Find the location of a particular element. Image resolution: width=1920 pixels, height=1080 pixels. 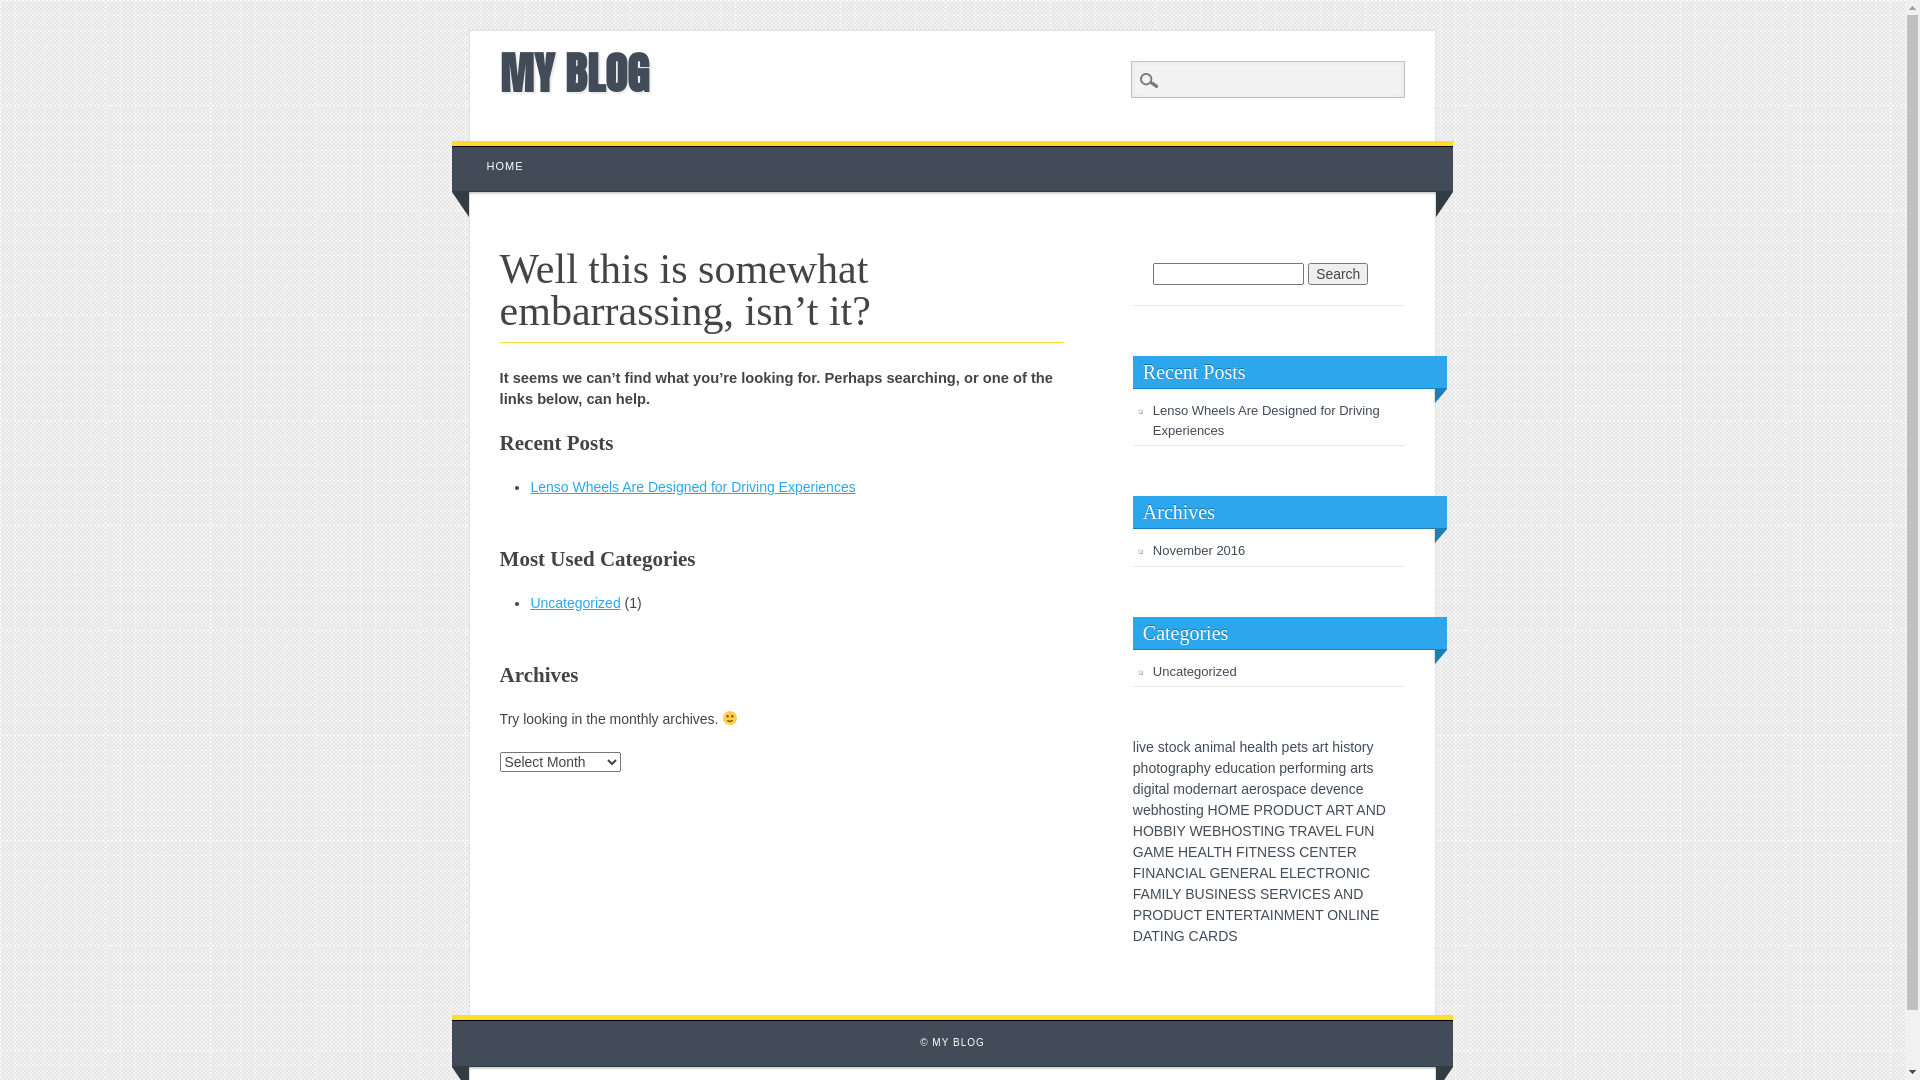

'N' is located at coordinates (1222, 893).